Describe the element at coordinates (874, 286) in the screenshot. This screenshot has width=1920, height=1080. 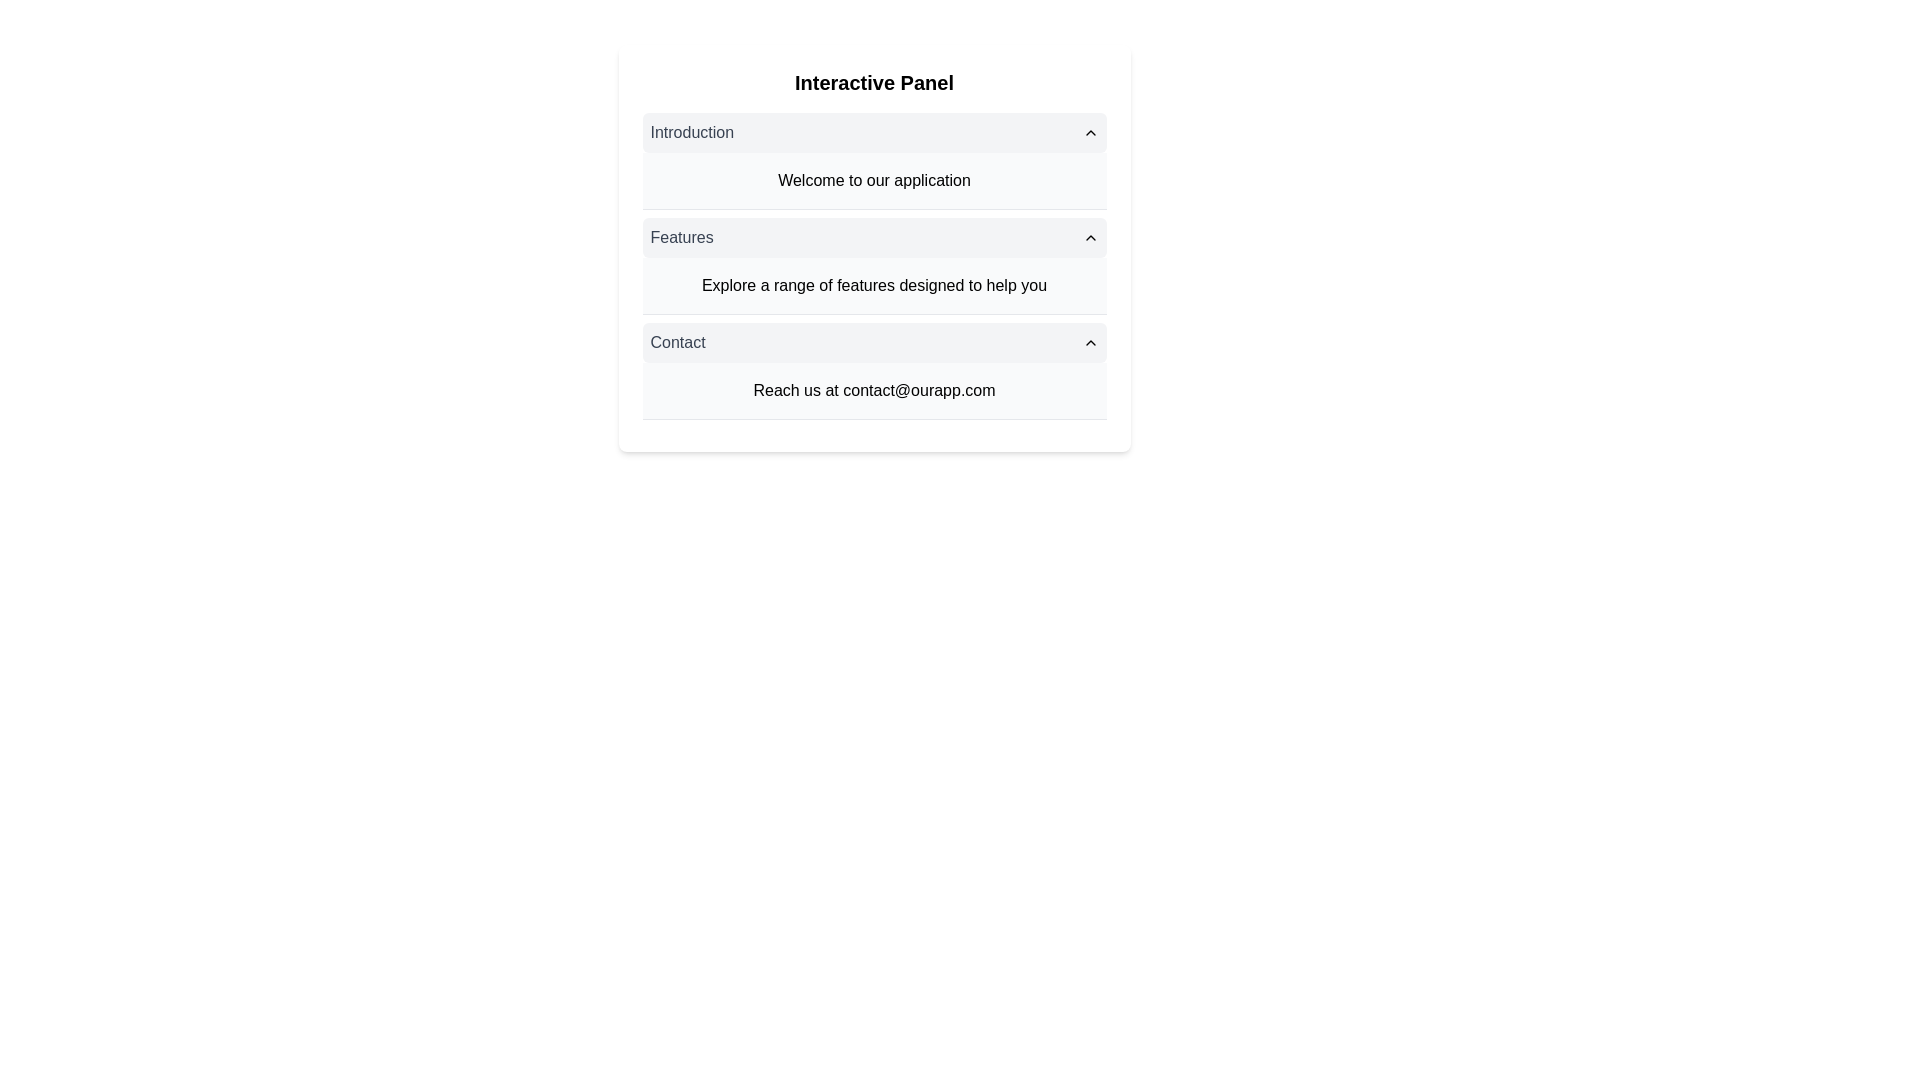
I see `the Text display block that contains the text 'Explore a range of features designed to help you', which is styled with a light-gray background and centrally aligned text within its rectangular area` at that location.